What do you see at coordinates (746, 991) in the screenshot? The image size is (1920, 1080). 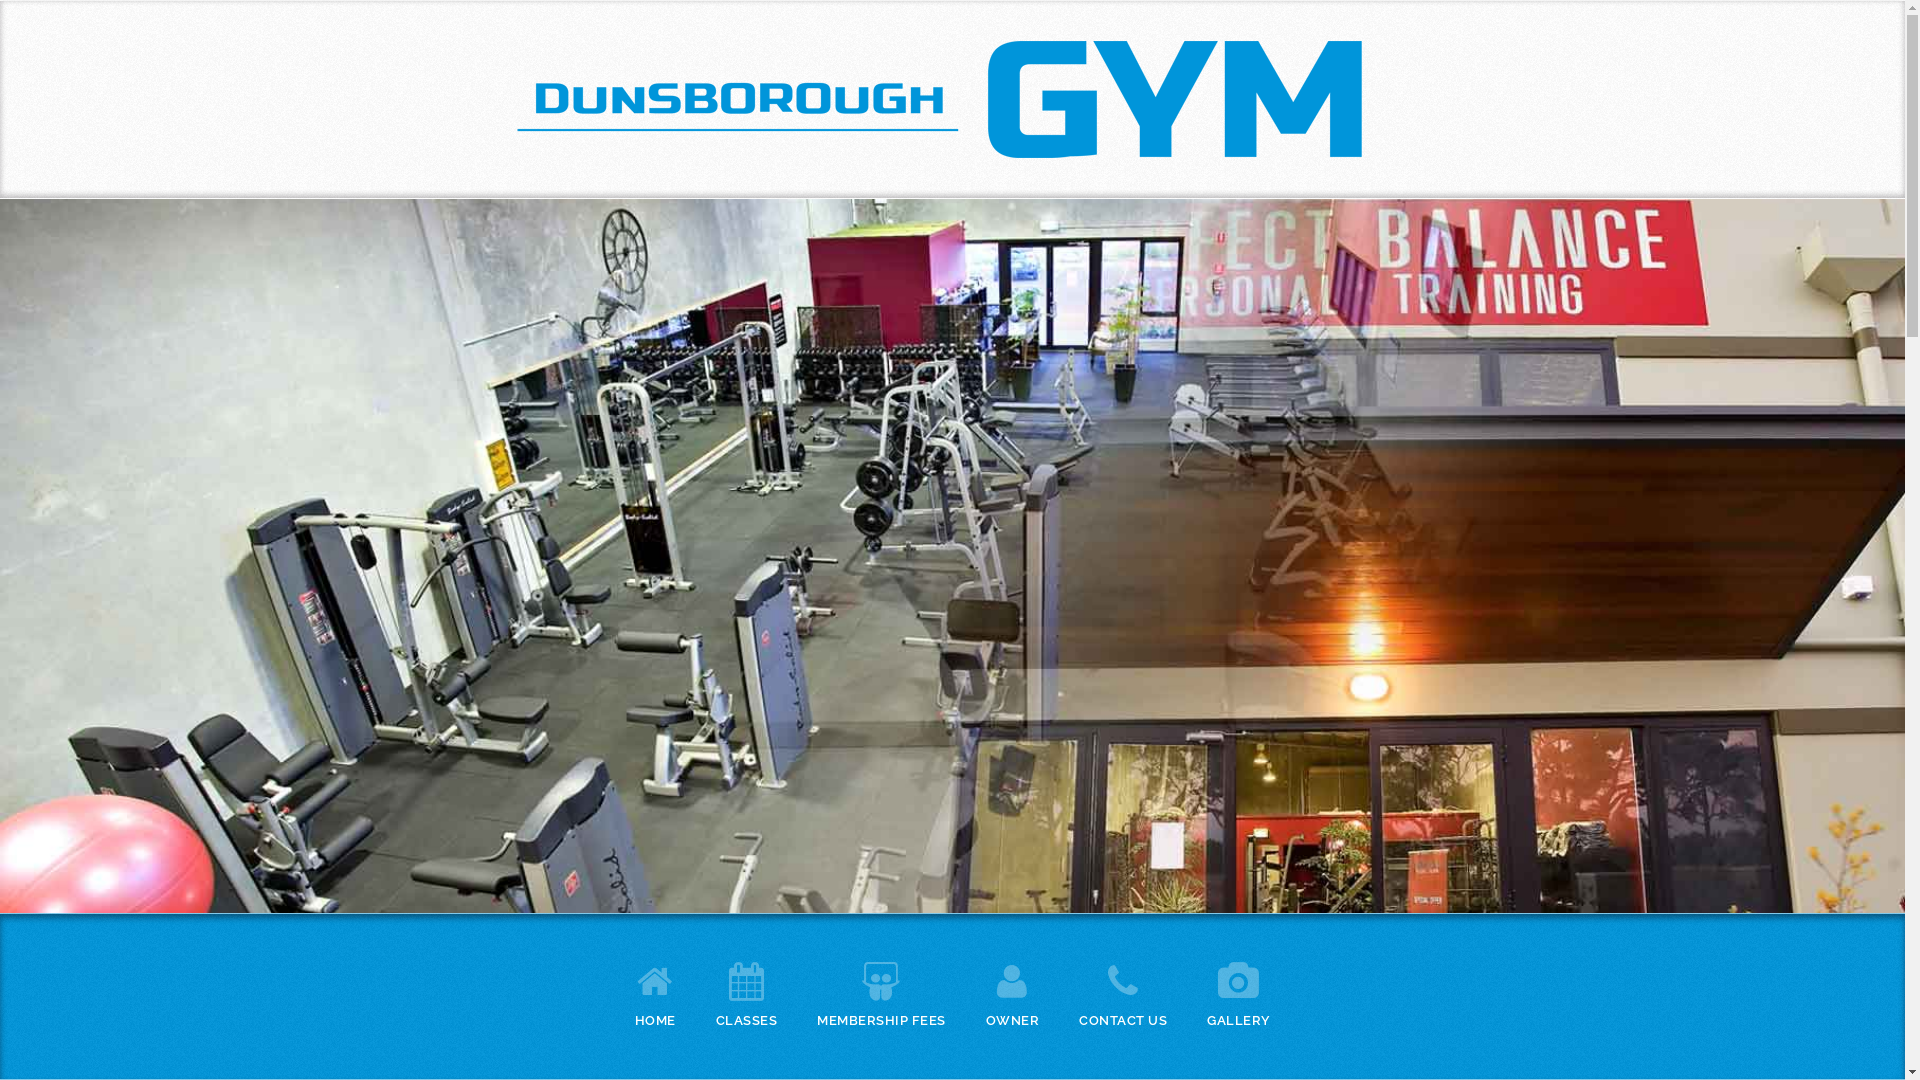 I see `'CLASSES'` at bounding box center [746, 991].